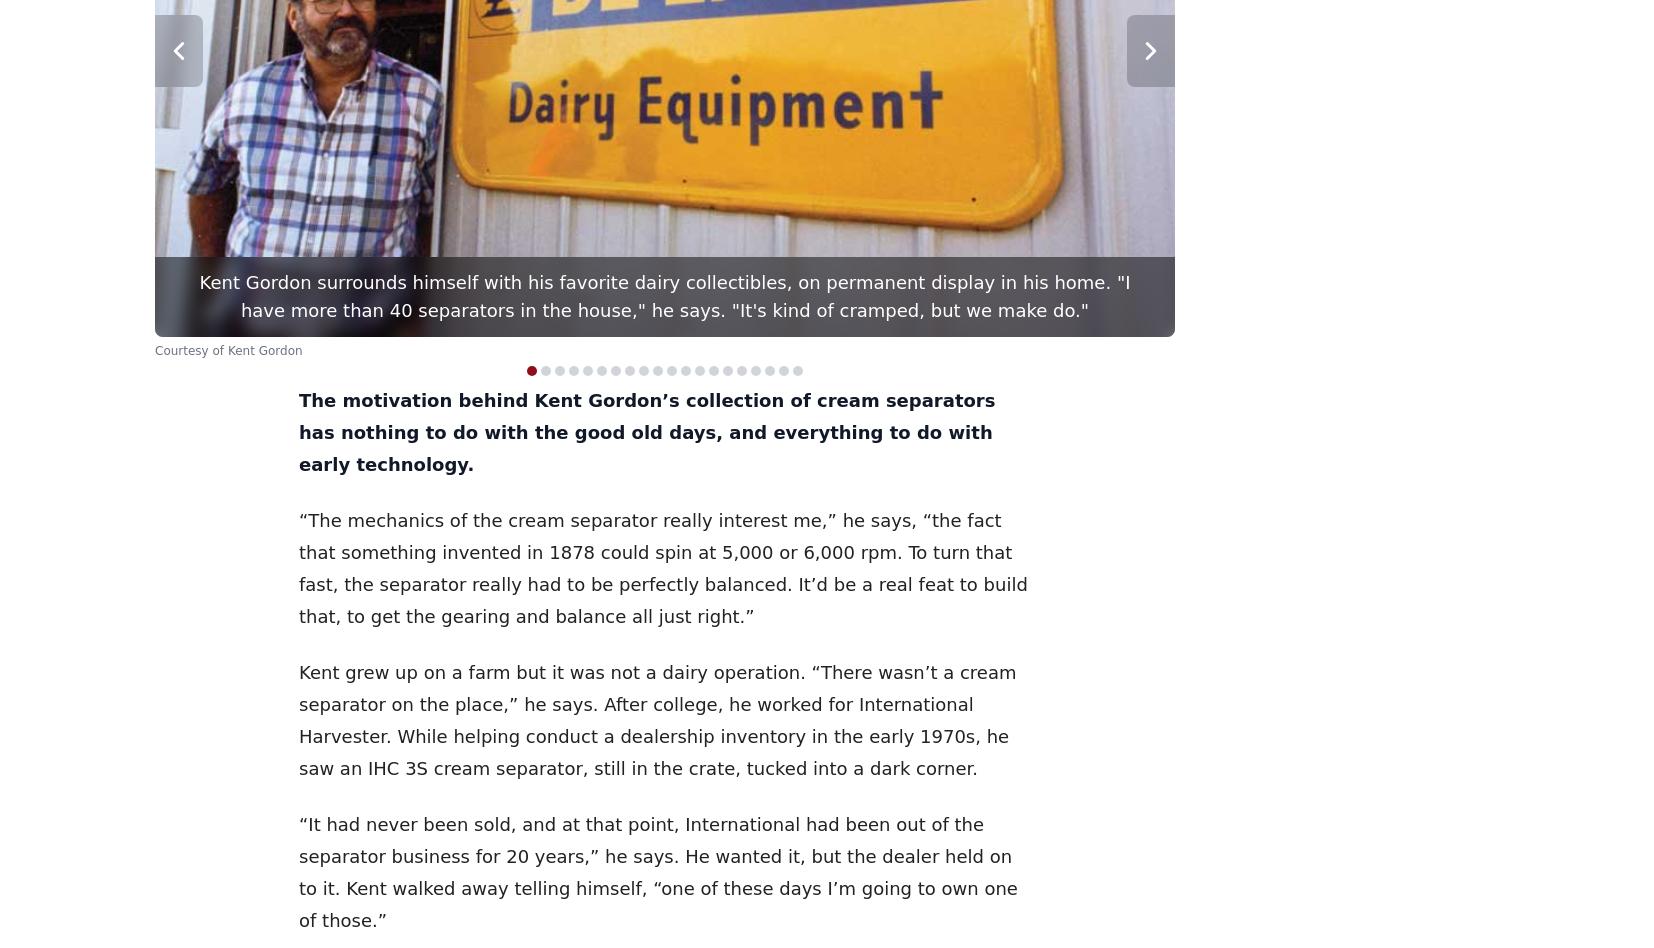 The height and width of the screenshot is (948, 1654). What do you see at coordinates (517, 288) in the screenshot?
I see `'FARM MACHINERY, 6TH EDITION'` at bounding box center [517, 288].